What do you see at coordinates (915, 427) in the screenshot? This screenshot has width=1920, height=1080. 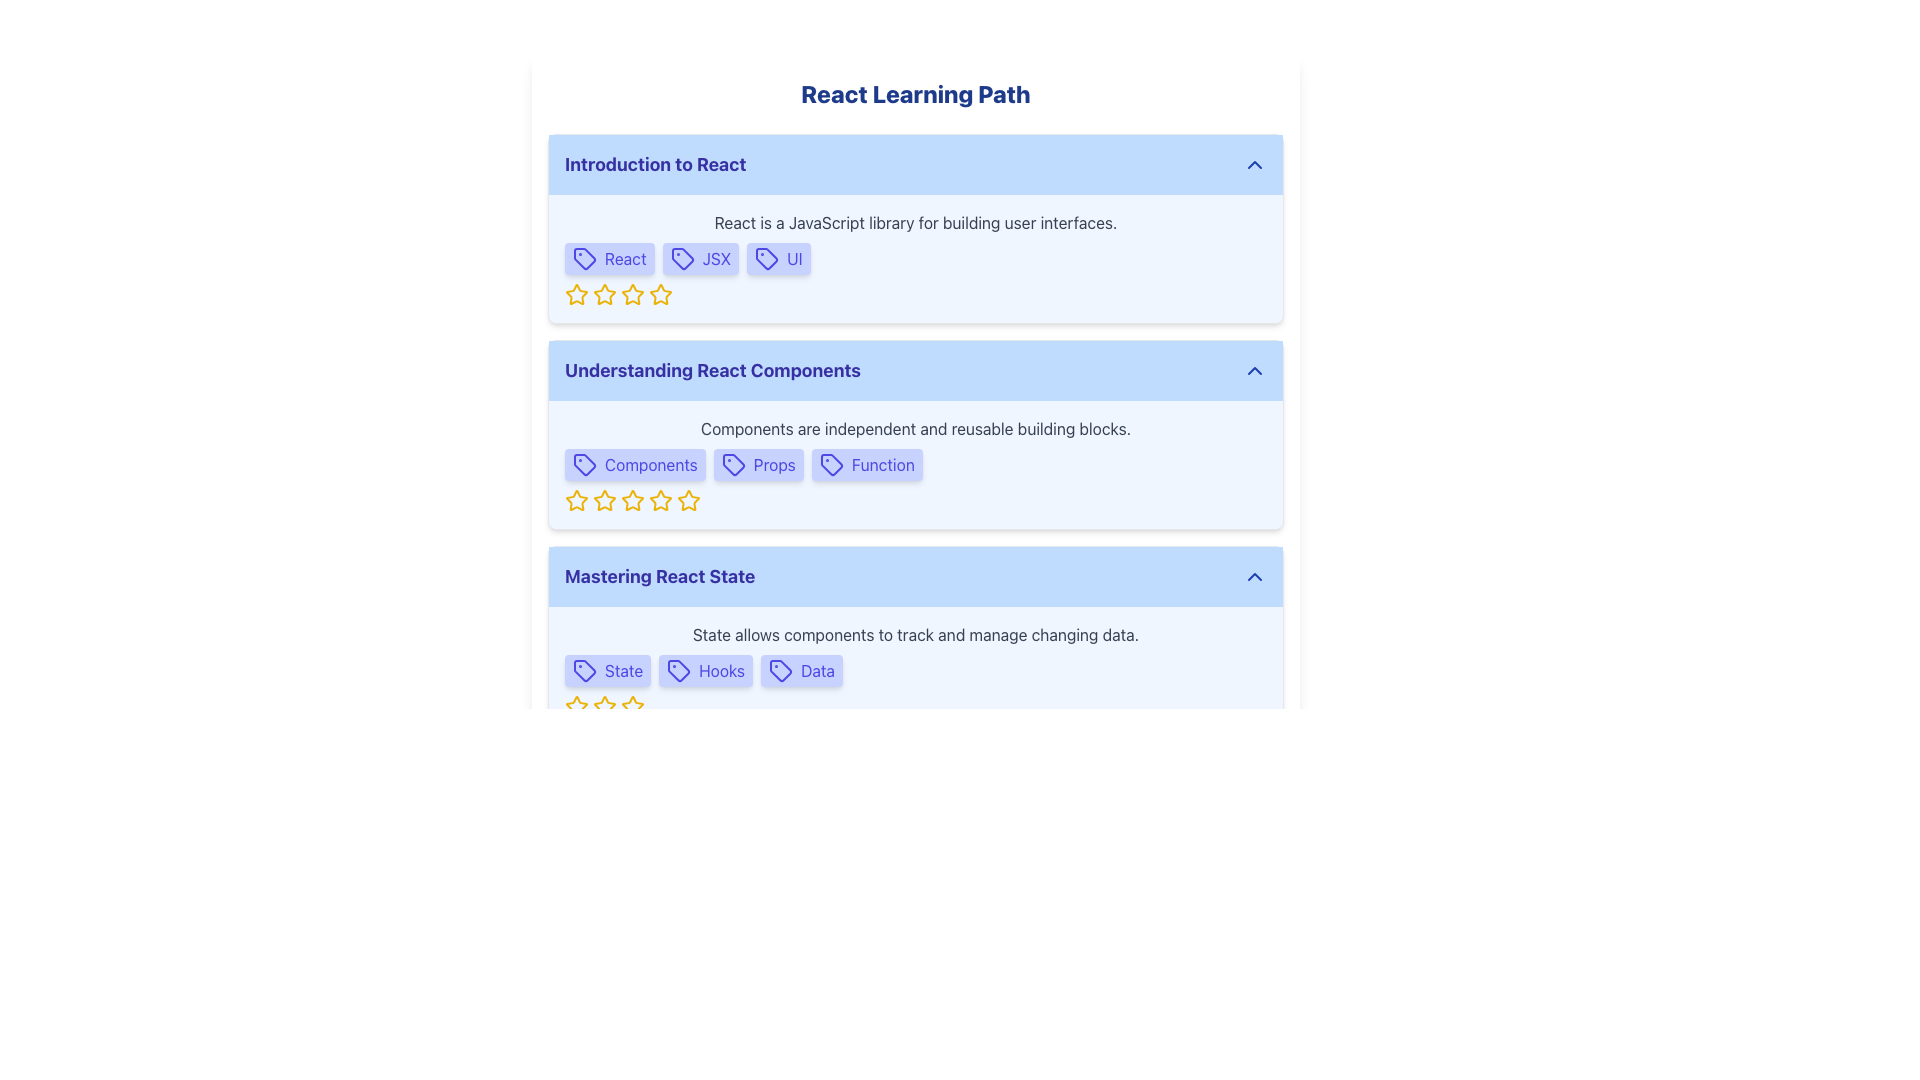 I see `to select the text block displaying 'Components are independent and reusable building blocks.' located within the highlighted module 'Understanding React Components'` at bounding box center [915, 427].